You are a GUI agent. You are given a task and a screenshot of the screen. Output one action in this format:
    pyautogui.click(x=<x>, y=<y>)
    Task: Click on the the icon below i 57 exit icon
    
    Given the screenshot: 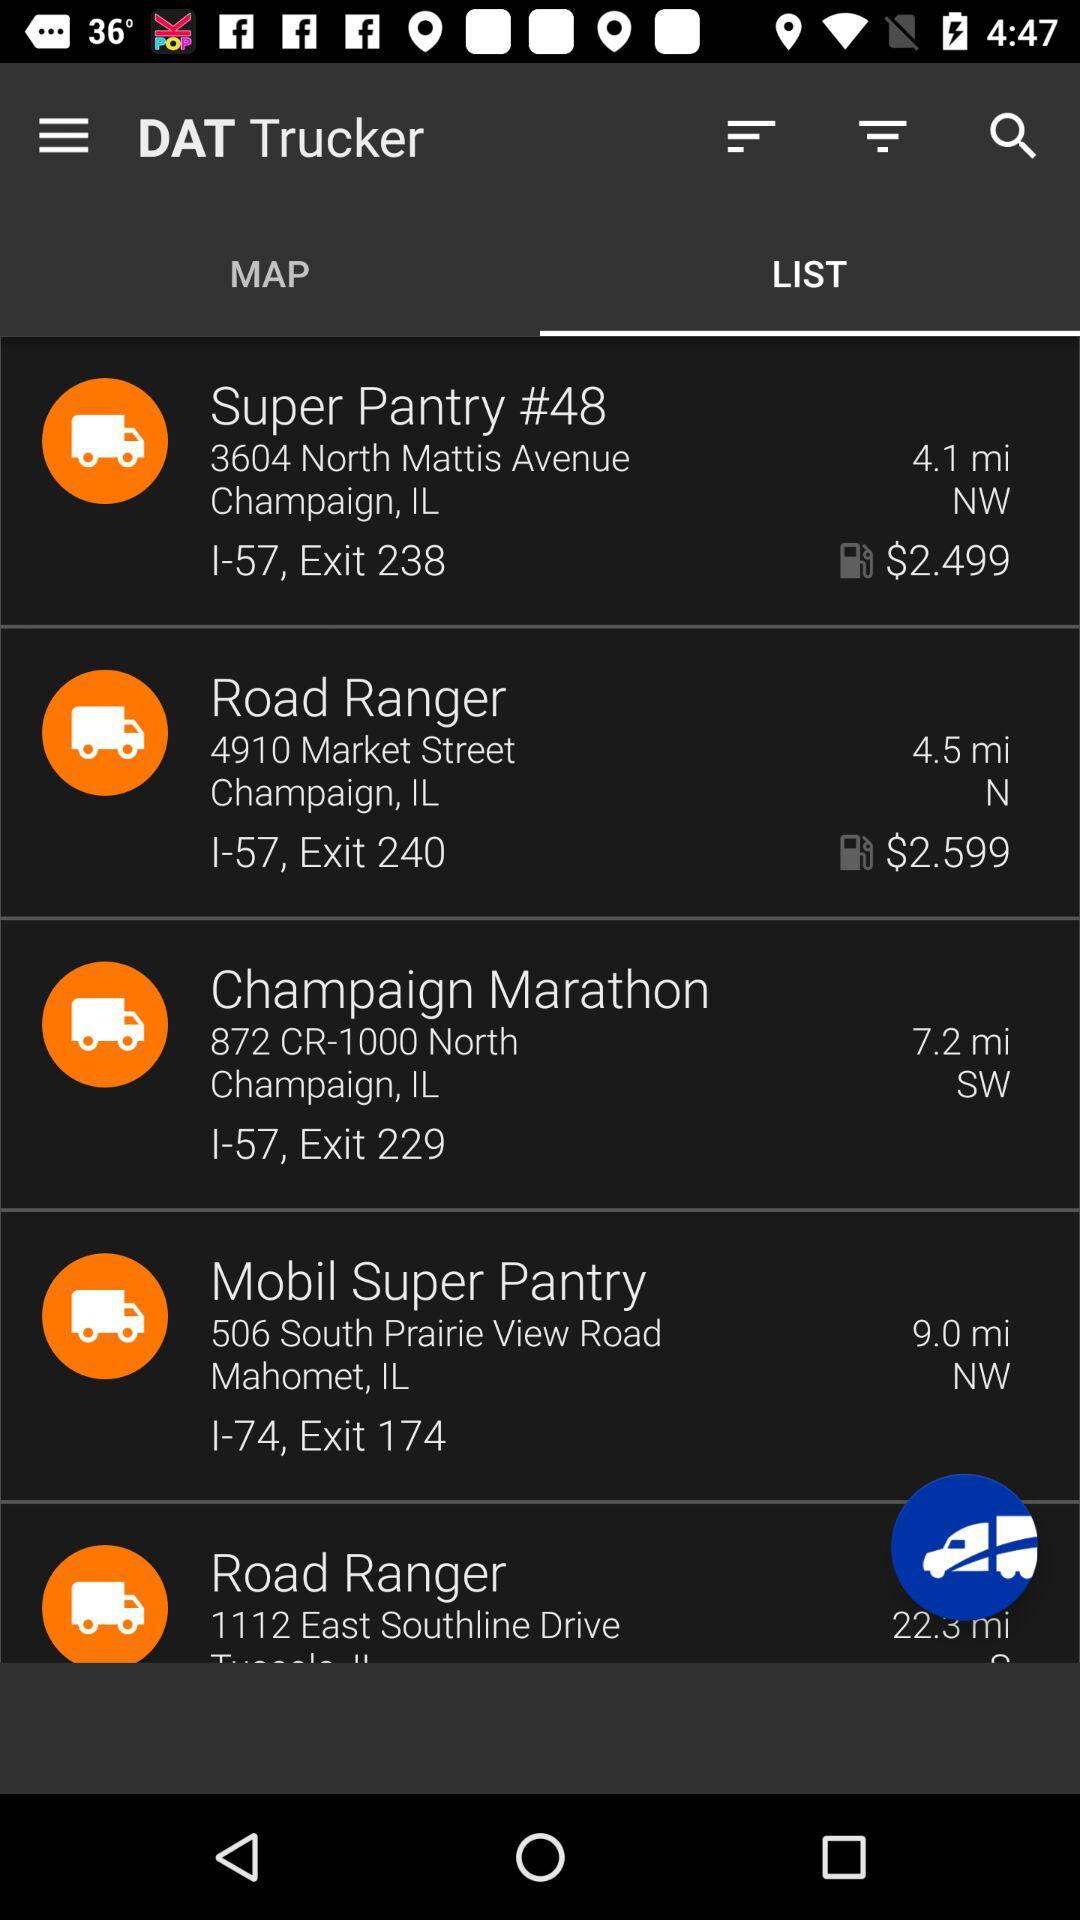 What is the action you would take?
    pyautogui.click(x=960, y=1333)
    